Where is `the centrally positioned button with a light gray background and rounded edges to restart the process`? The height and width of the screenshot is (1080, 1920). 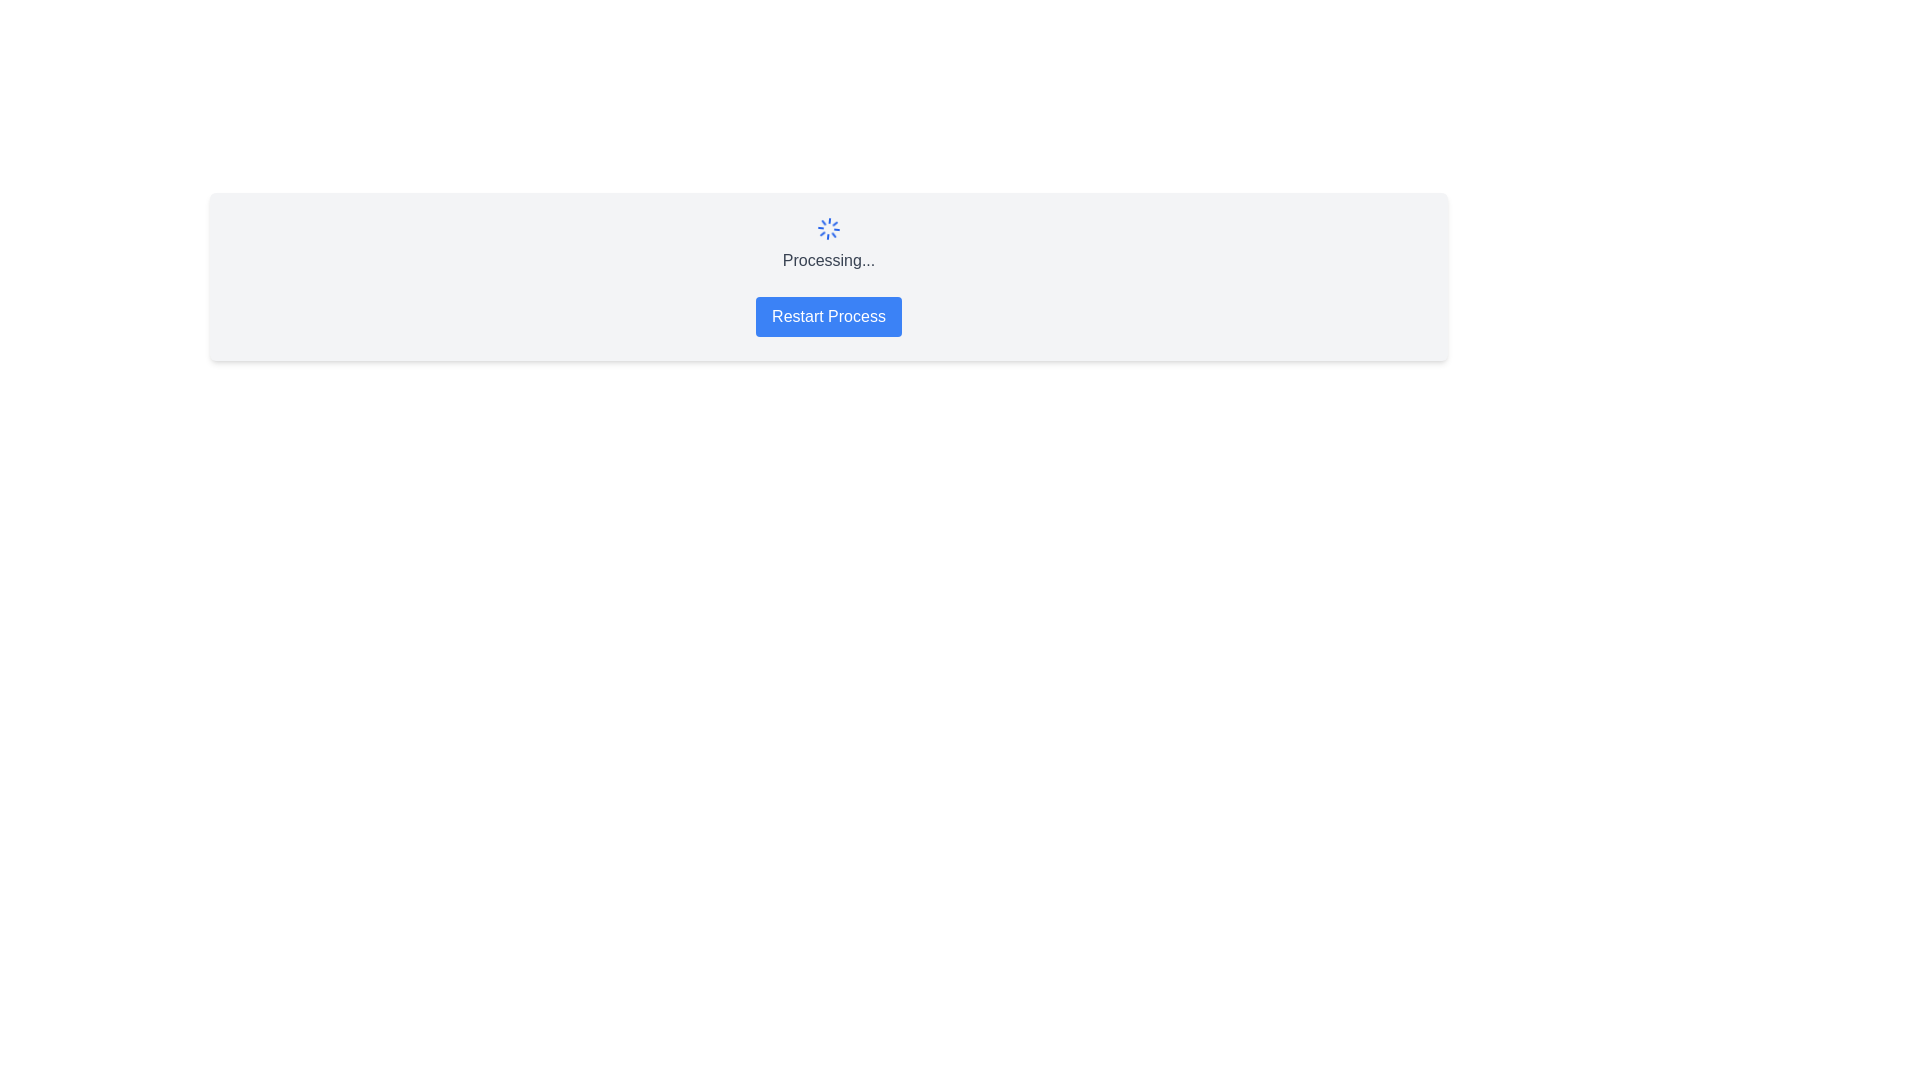 the centrally positioned button with a light gray background and rounded edges to restart the process is located at coordinates (829, 315).